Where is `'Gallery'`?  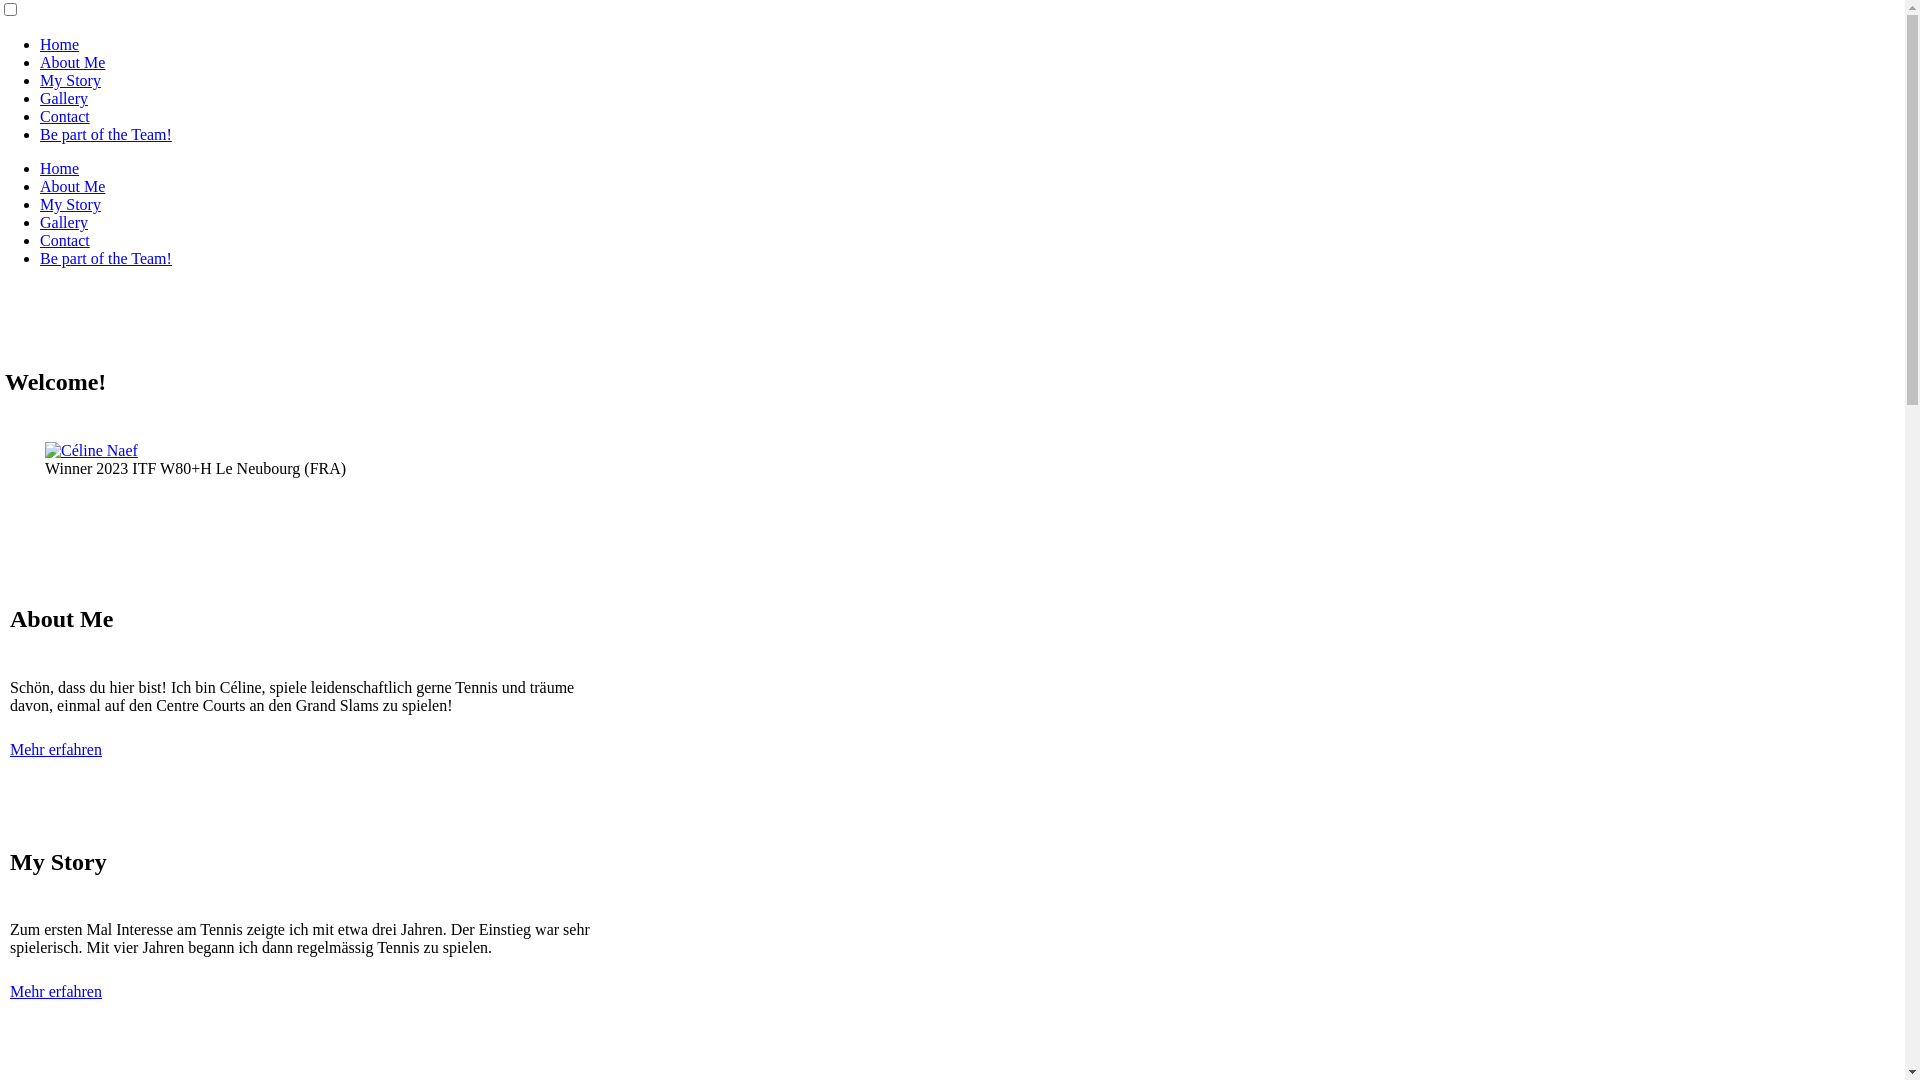 'Gallery' is located at coordinates (63, 98).